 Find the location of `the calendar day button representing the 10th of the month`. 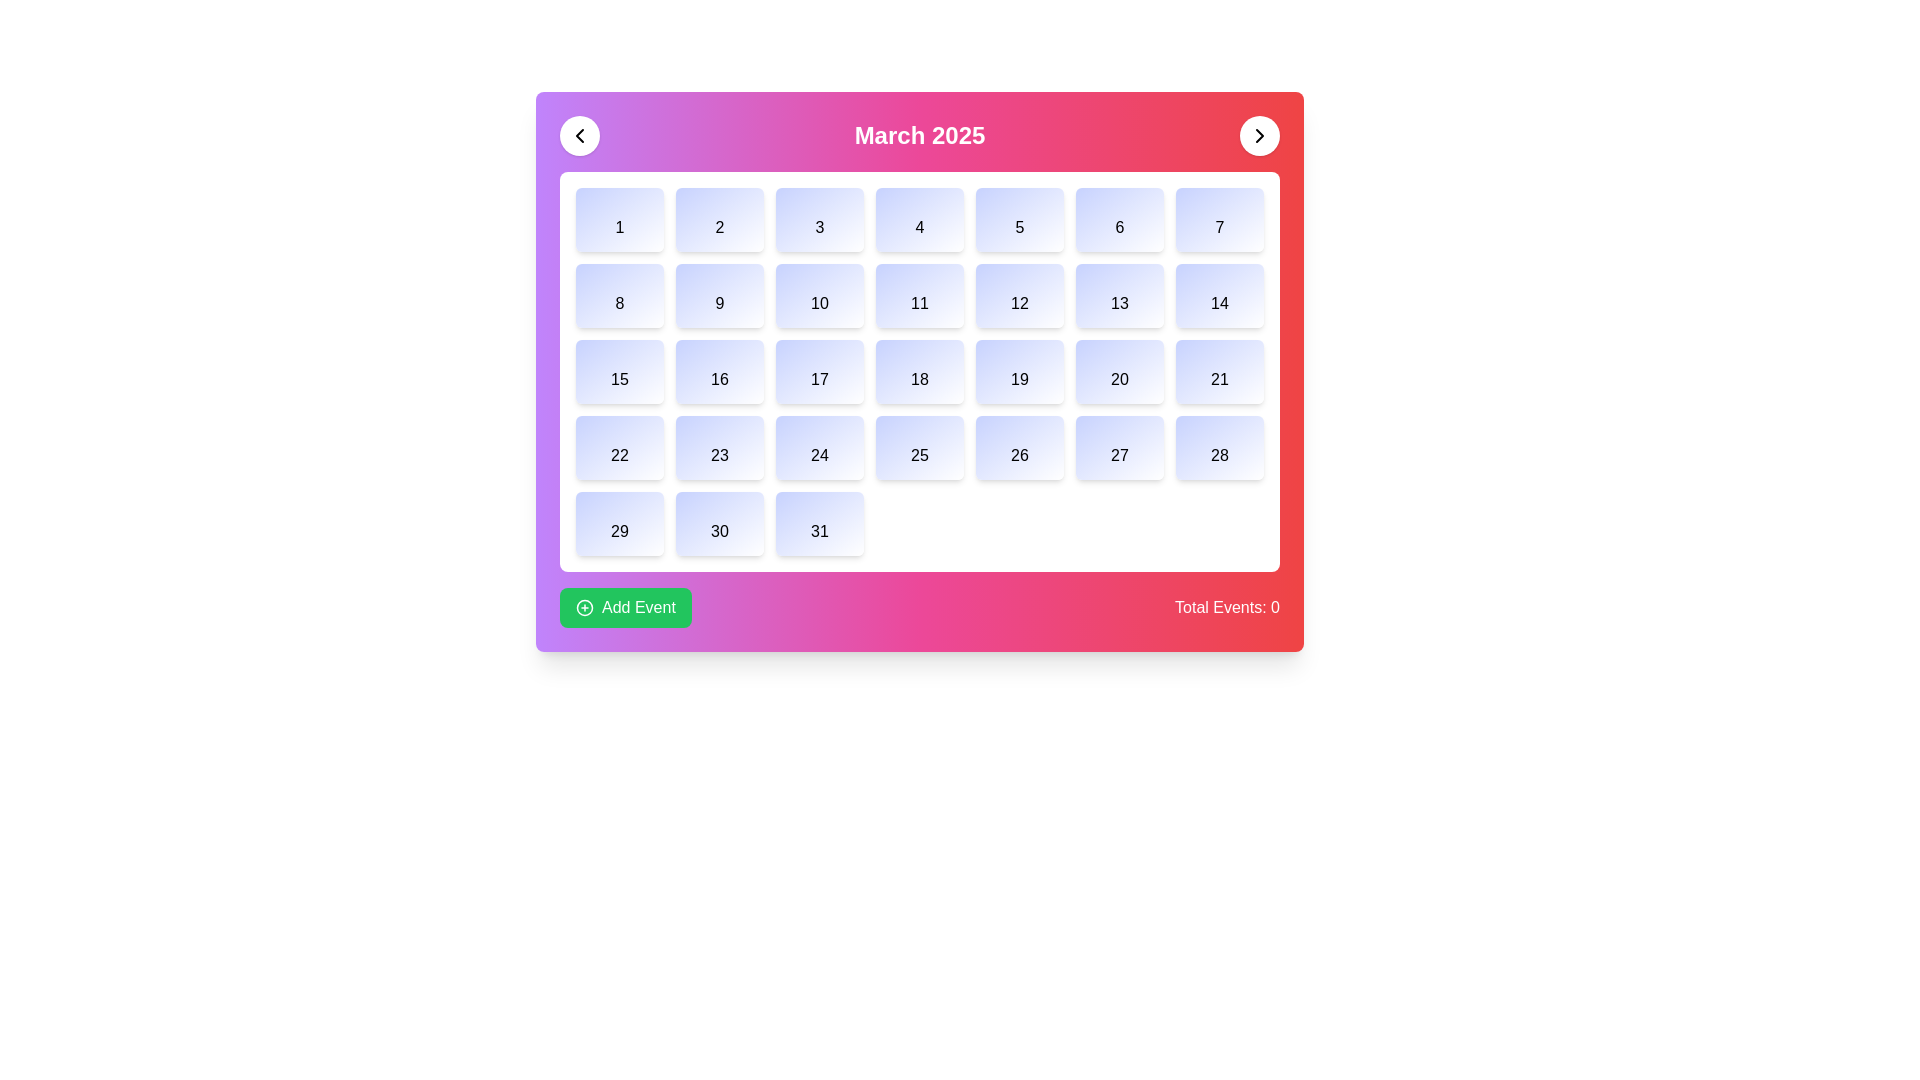

the calendar day button representing the 10th of the month is located at coordinates (820, 296).